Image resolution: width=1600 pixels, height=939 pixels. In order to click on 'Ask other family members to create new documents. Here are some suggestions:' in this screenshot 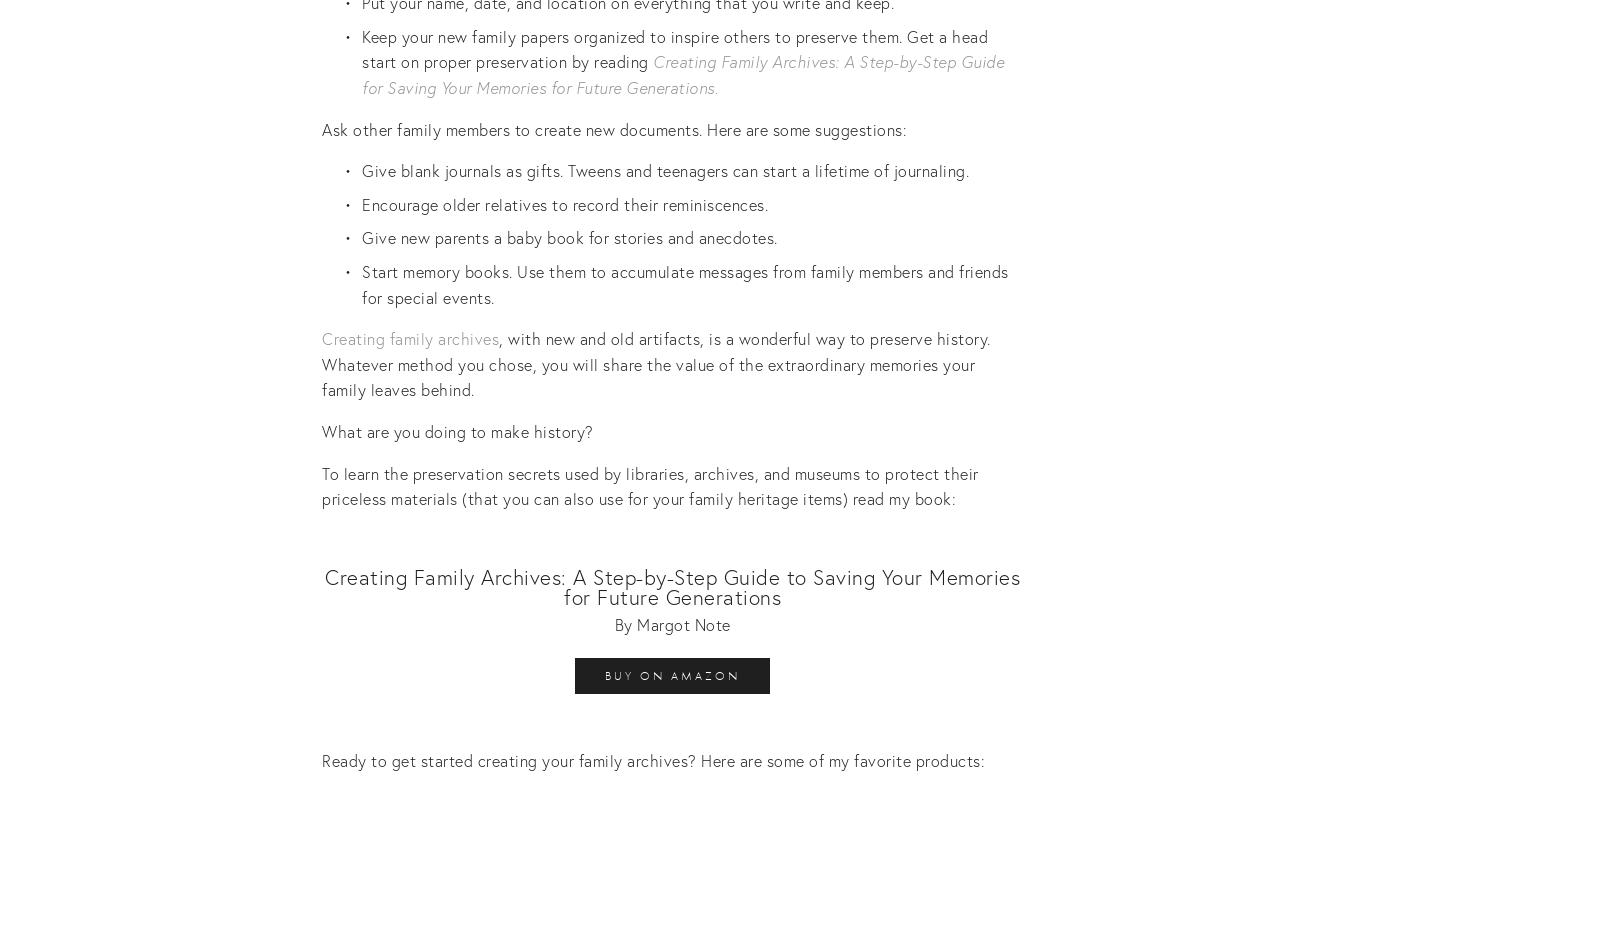, I will do `click(322, 127)`.